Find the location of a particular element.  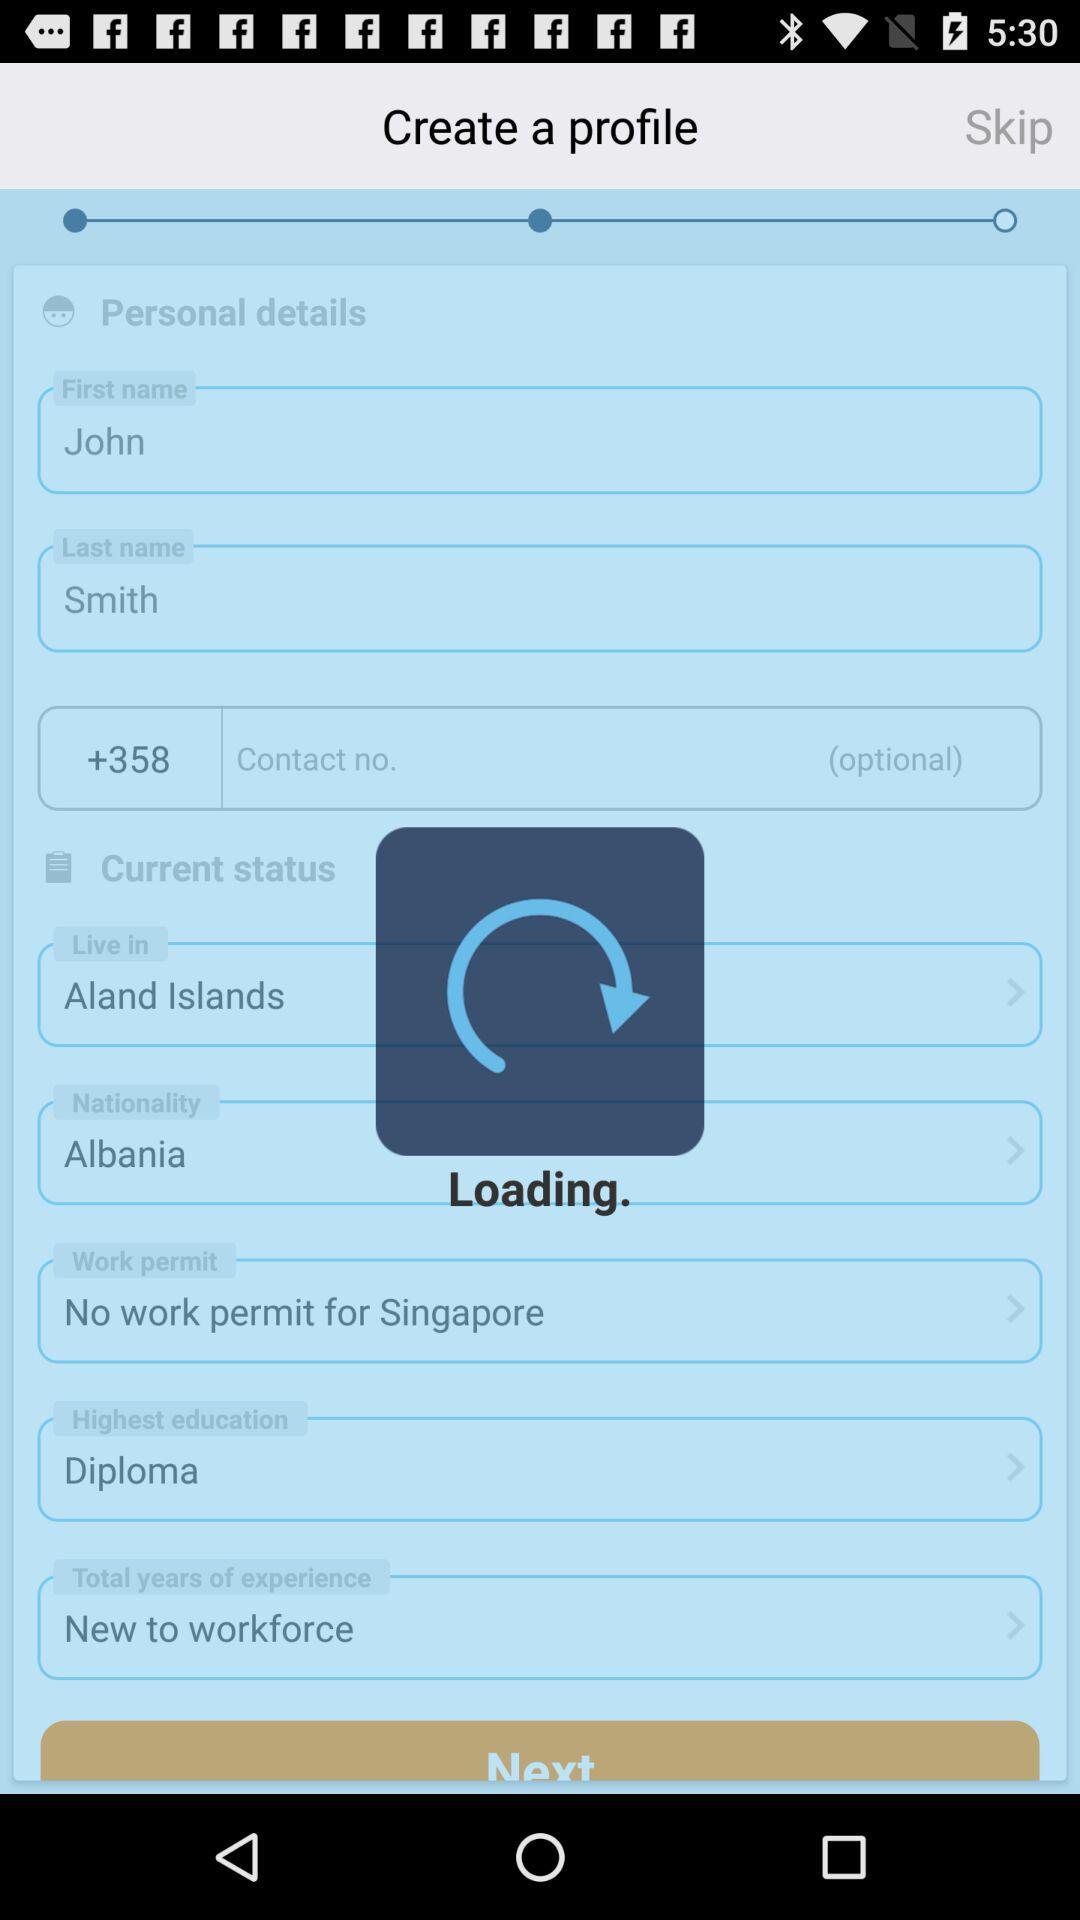

the 2nd text field on the web page is located at coordinates (540, 598).